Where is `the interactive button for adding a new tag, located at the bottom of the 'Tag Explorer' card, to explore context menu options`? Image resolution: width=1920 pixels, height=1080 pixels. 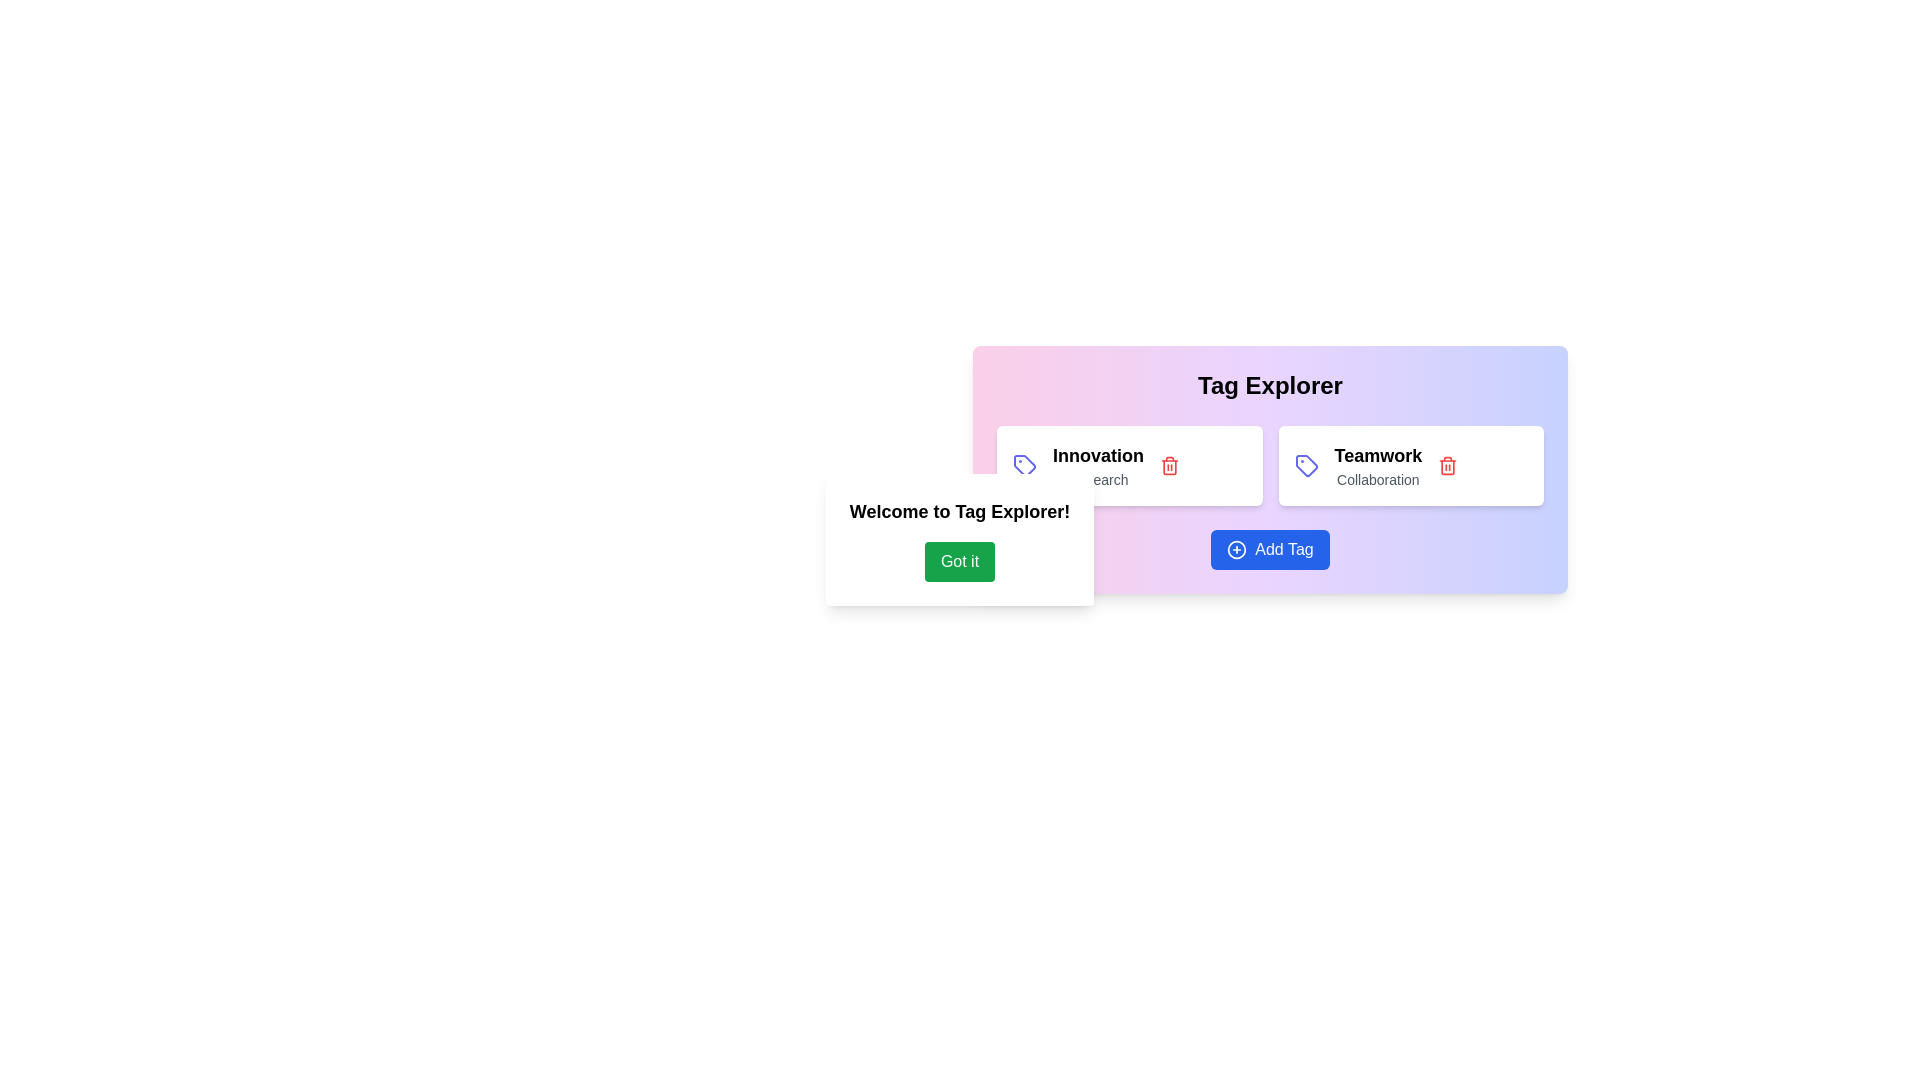
the interactive button for adding a new tag, located at the bottom of the 'Tag Explorer' card, to explore context menu options is located at coordinates (1269, 550).